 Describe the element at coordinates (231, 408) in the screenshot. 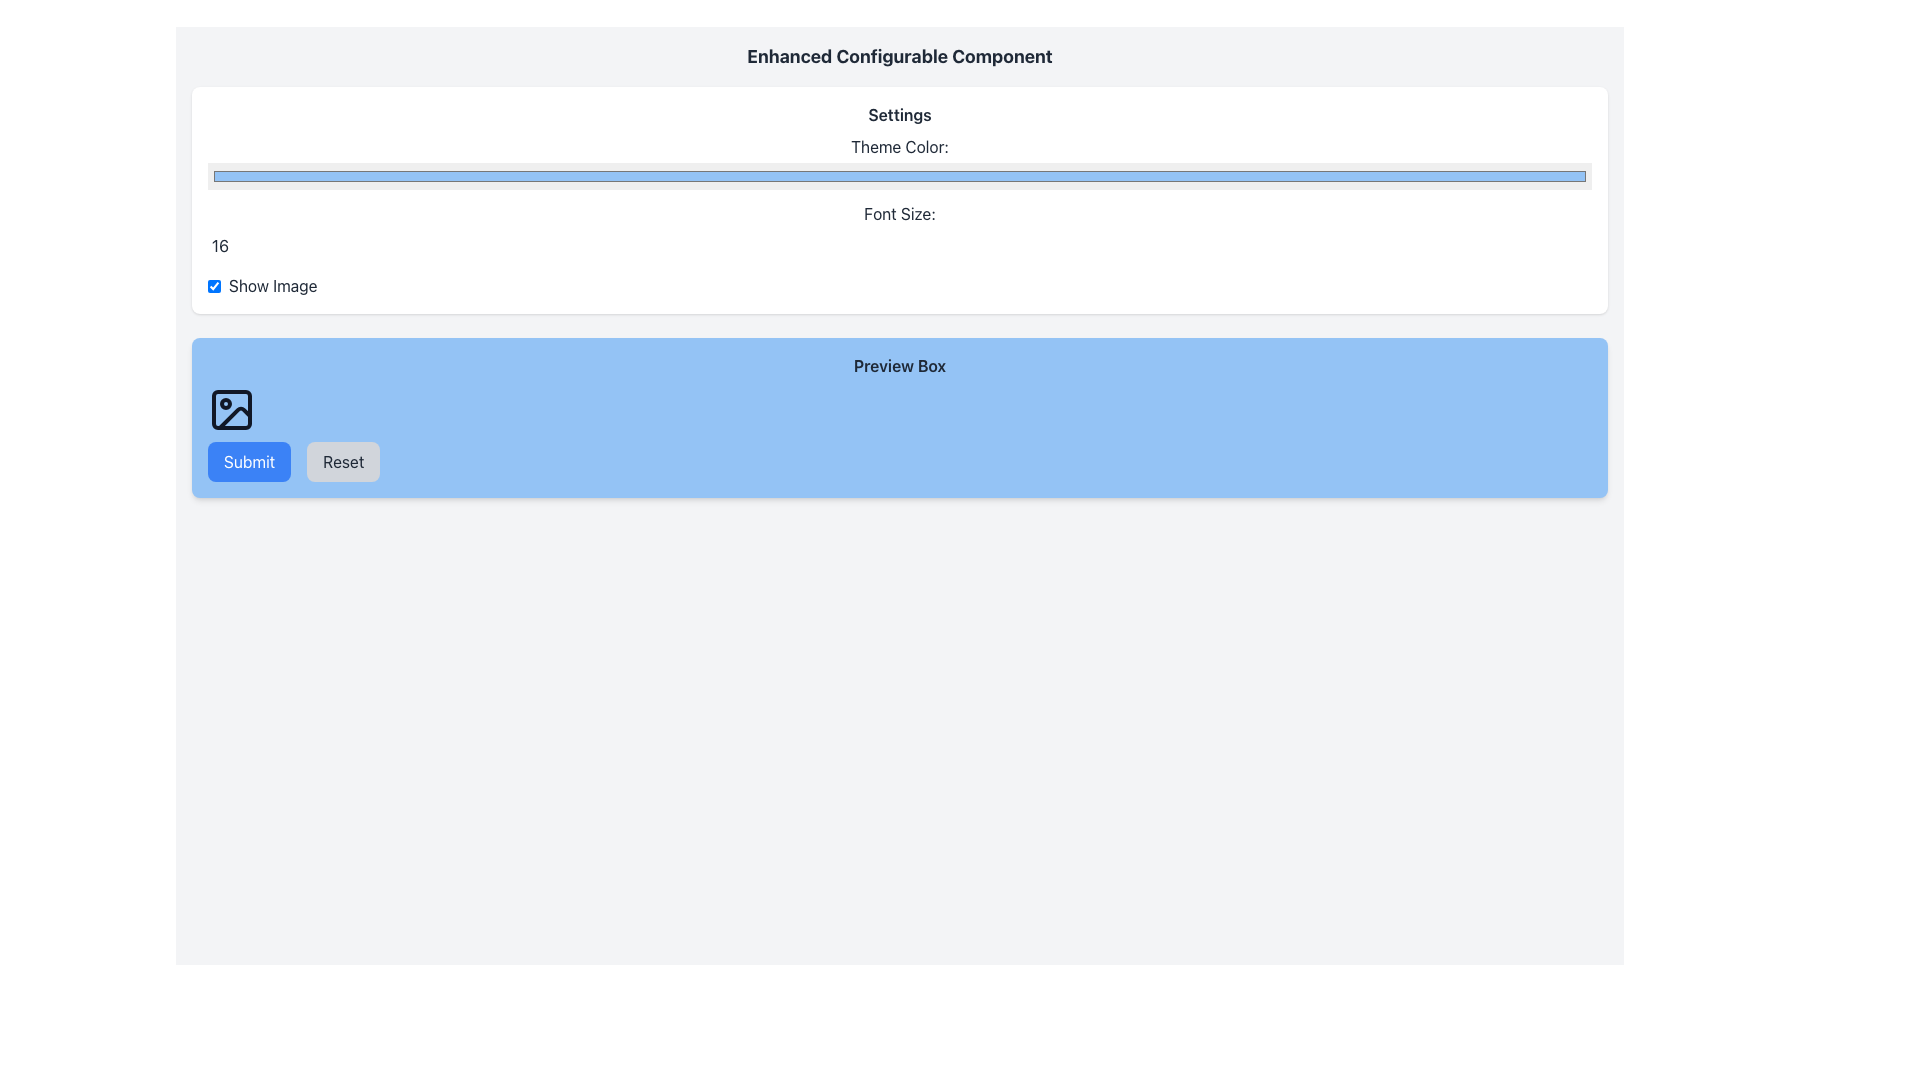

I see `the decorative square component located centrally within the image icon at the top left of the preview box area` at that location.